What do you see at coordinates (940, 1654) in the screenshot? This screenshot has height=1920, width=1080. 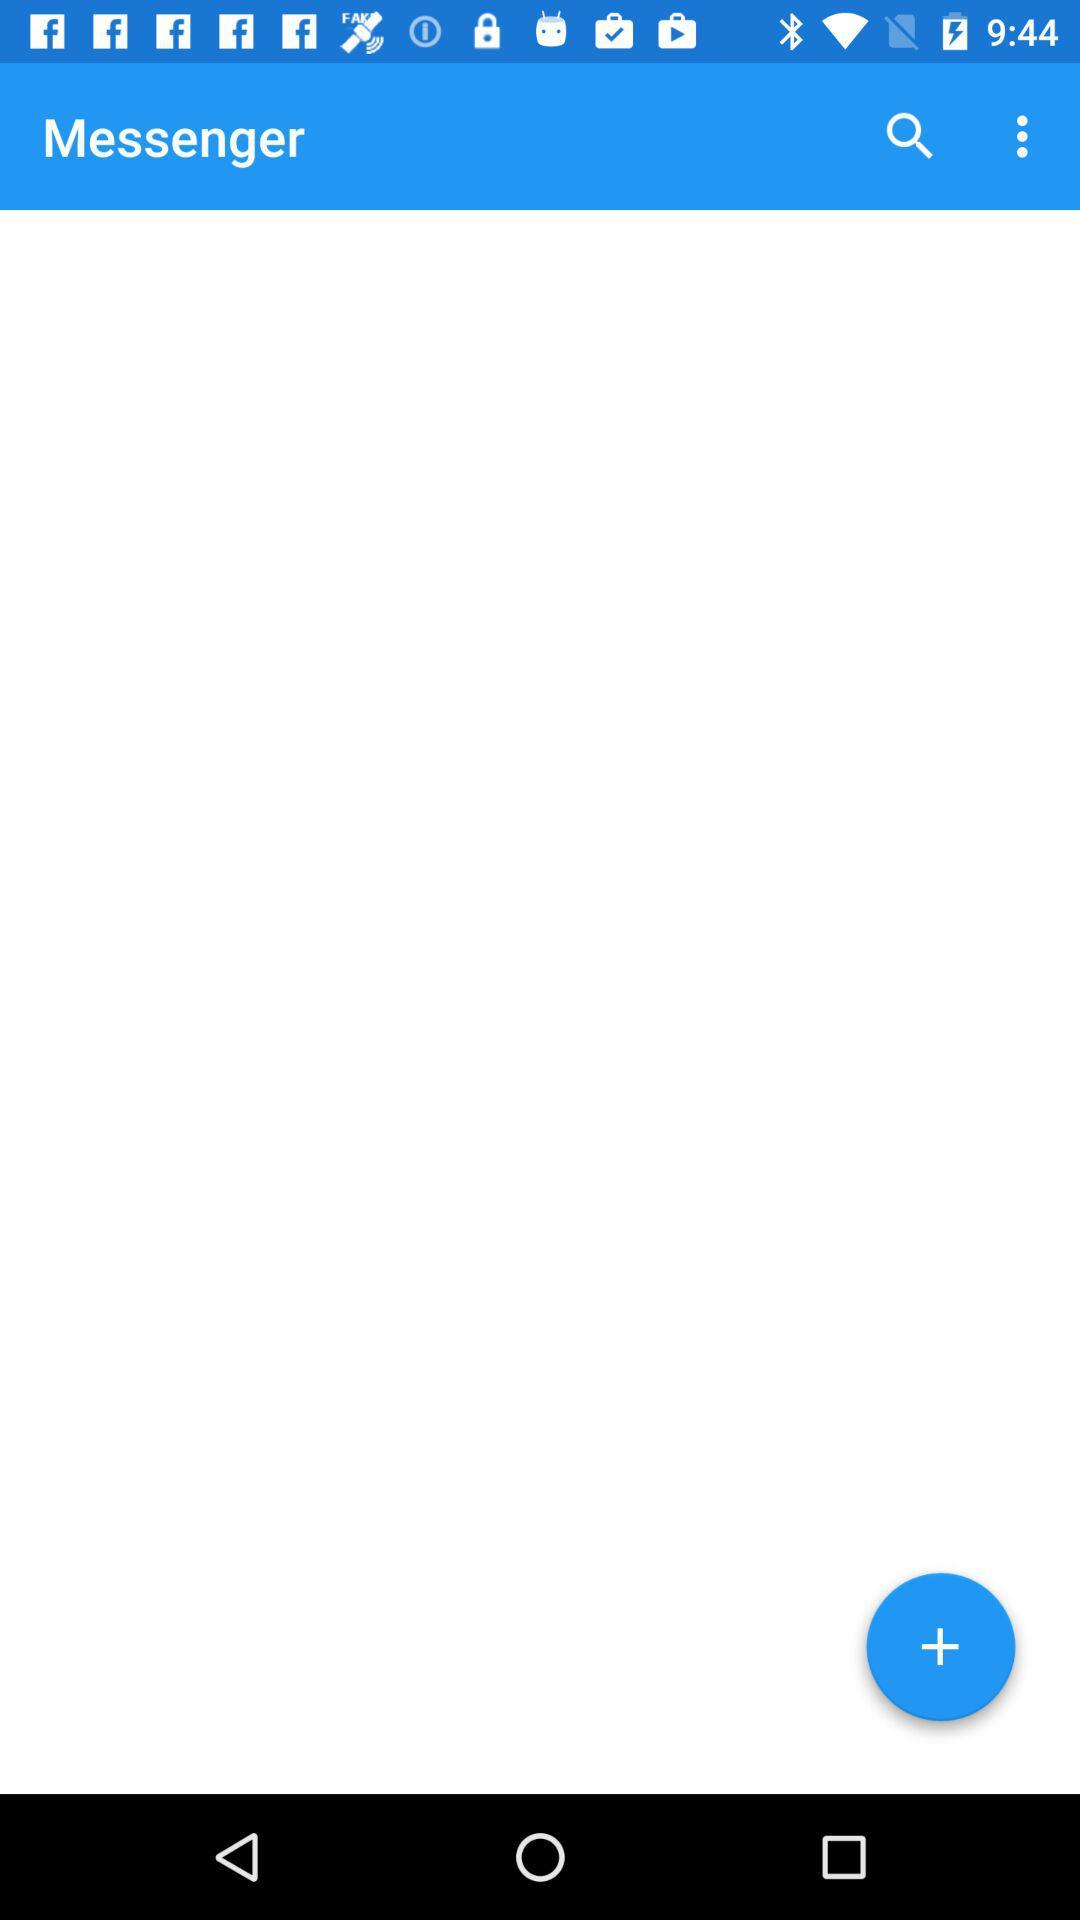 I see `the add icon` at bounding box center [940, 1654].